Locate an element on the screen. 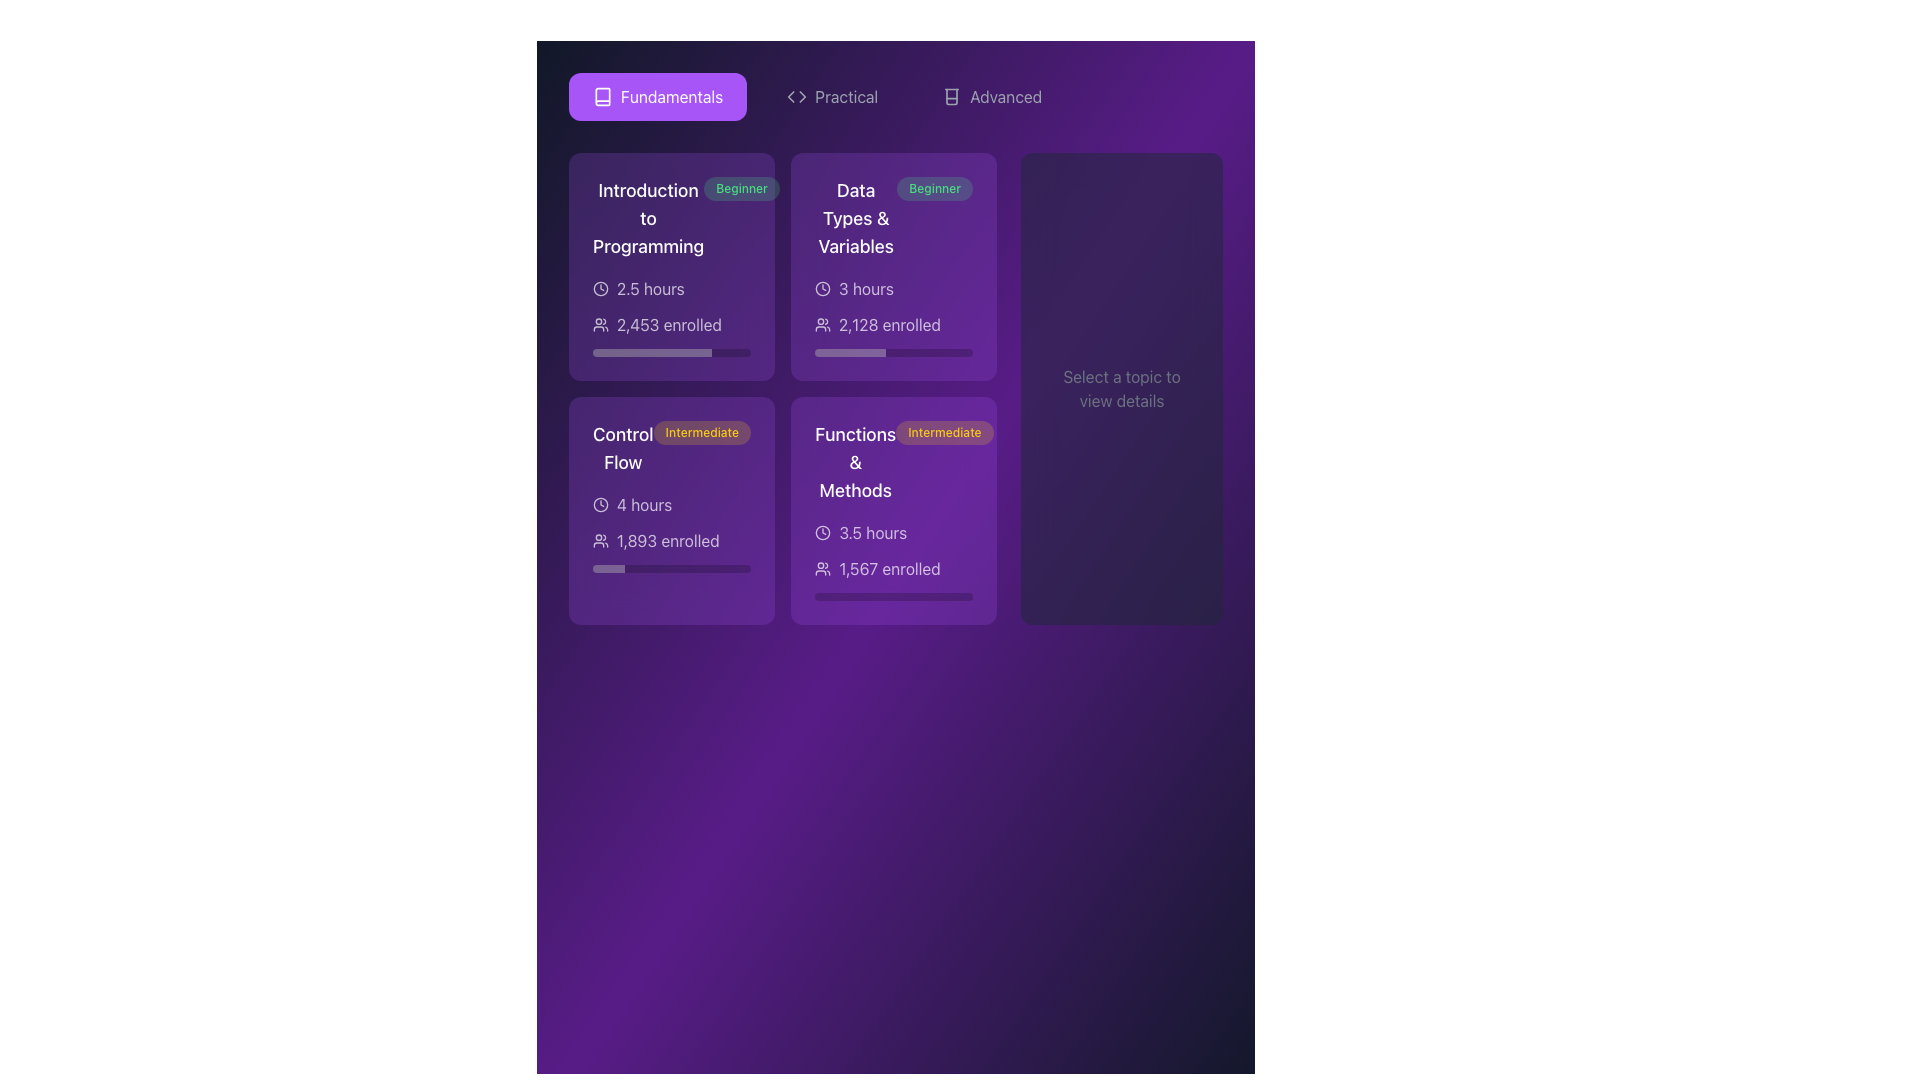 This screenshot has height=1080, width=1920. the text label displaying '3 hours', which is styled with a white font on a purple background and is located in the 'Data Types & Variables' card, near a clock icon is located at coordinates (865, 289).